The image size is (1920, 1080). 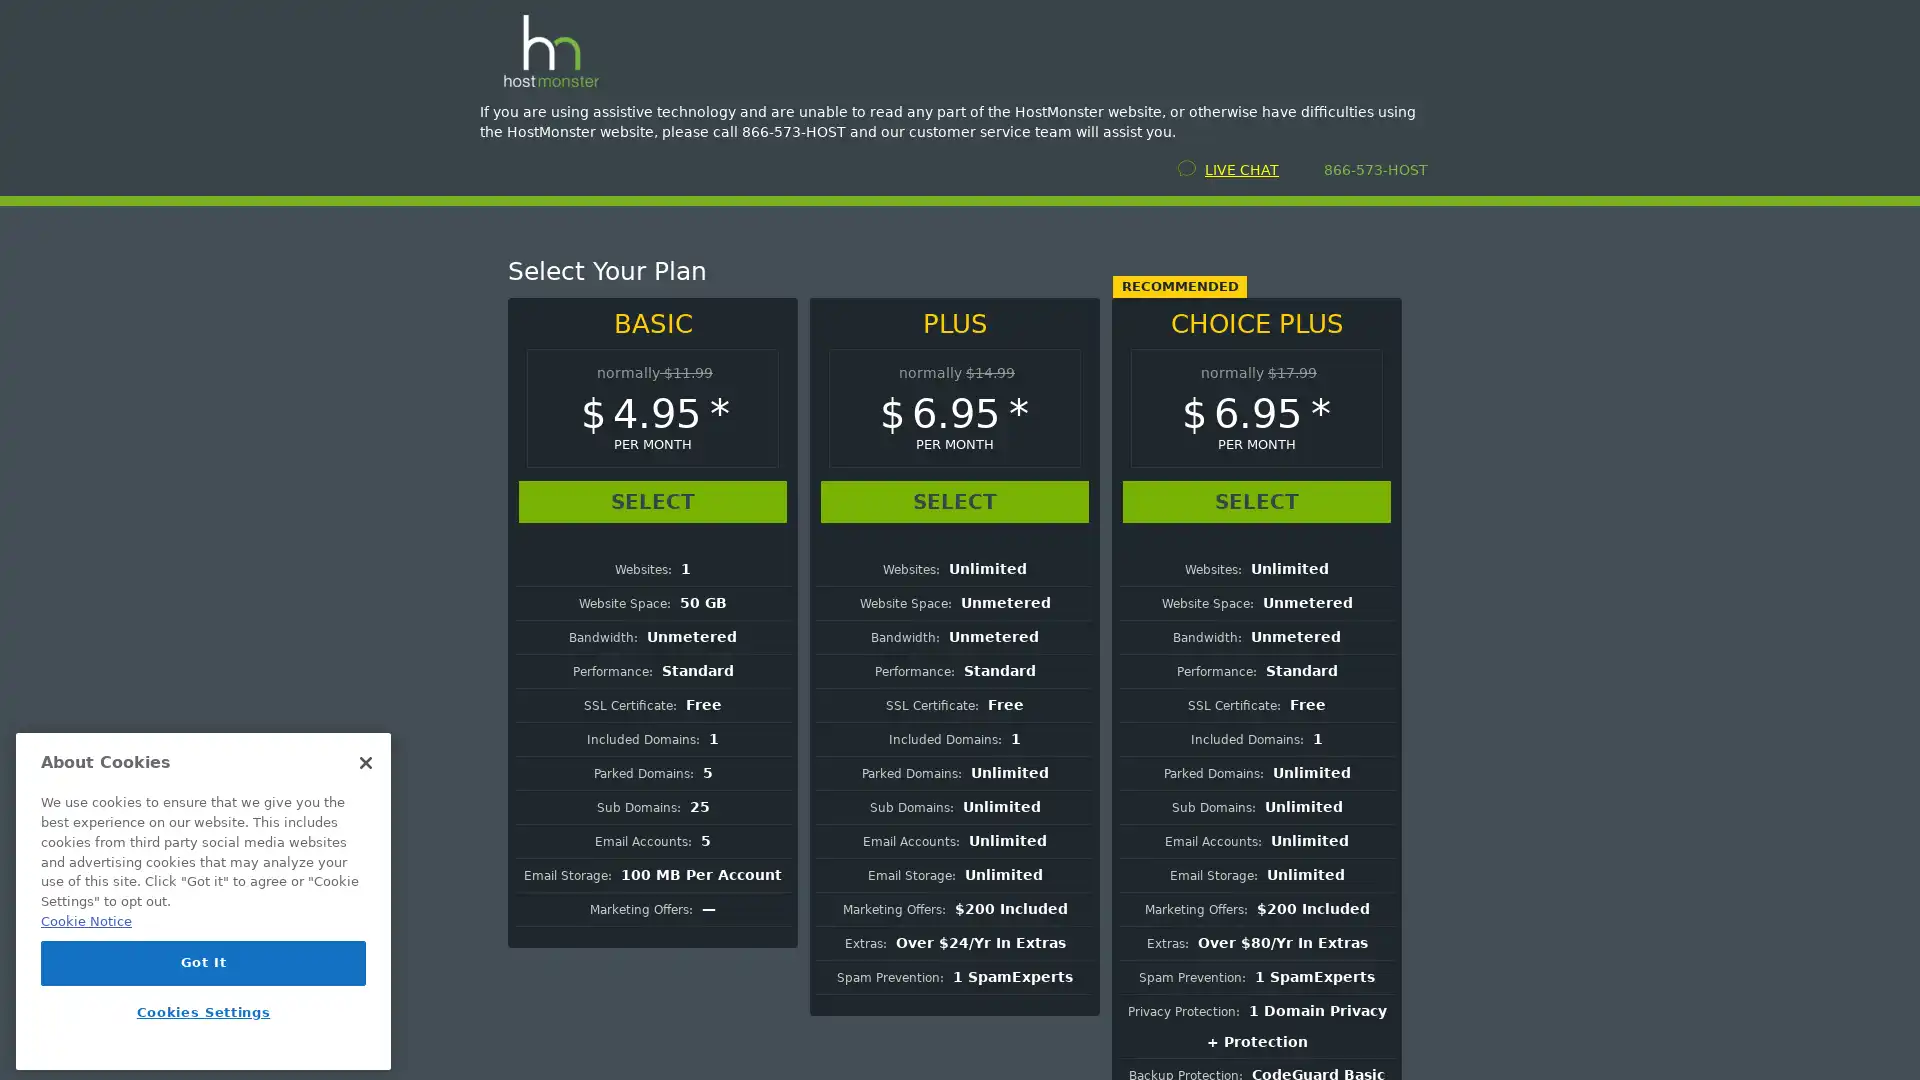 What do you see at coordinates (203, 1012) in the screenshot?
I see `Cookies Settings` at bounding box center [203, 1012].